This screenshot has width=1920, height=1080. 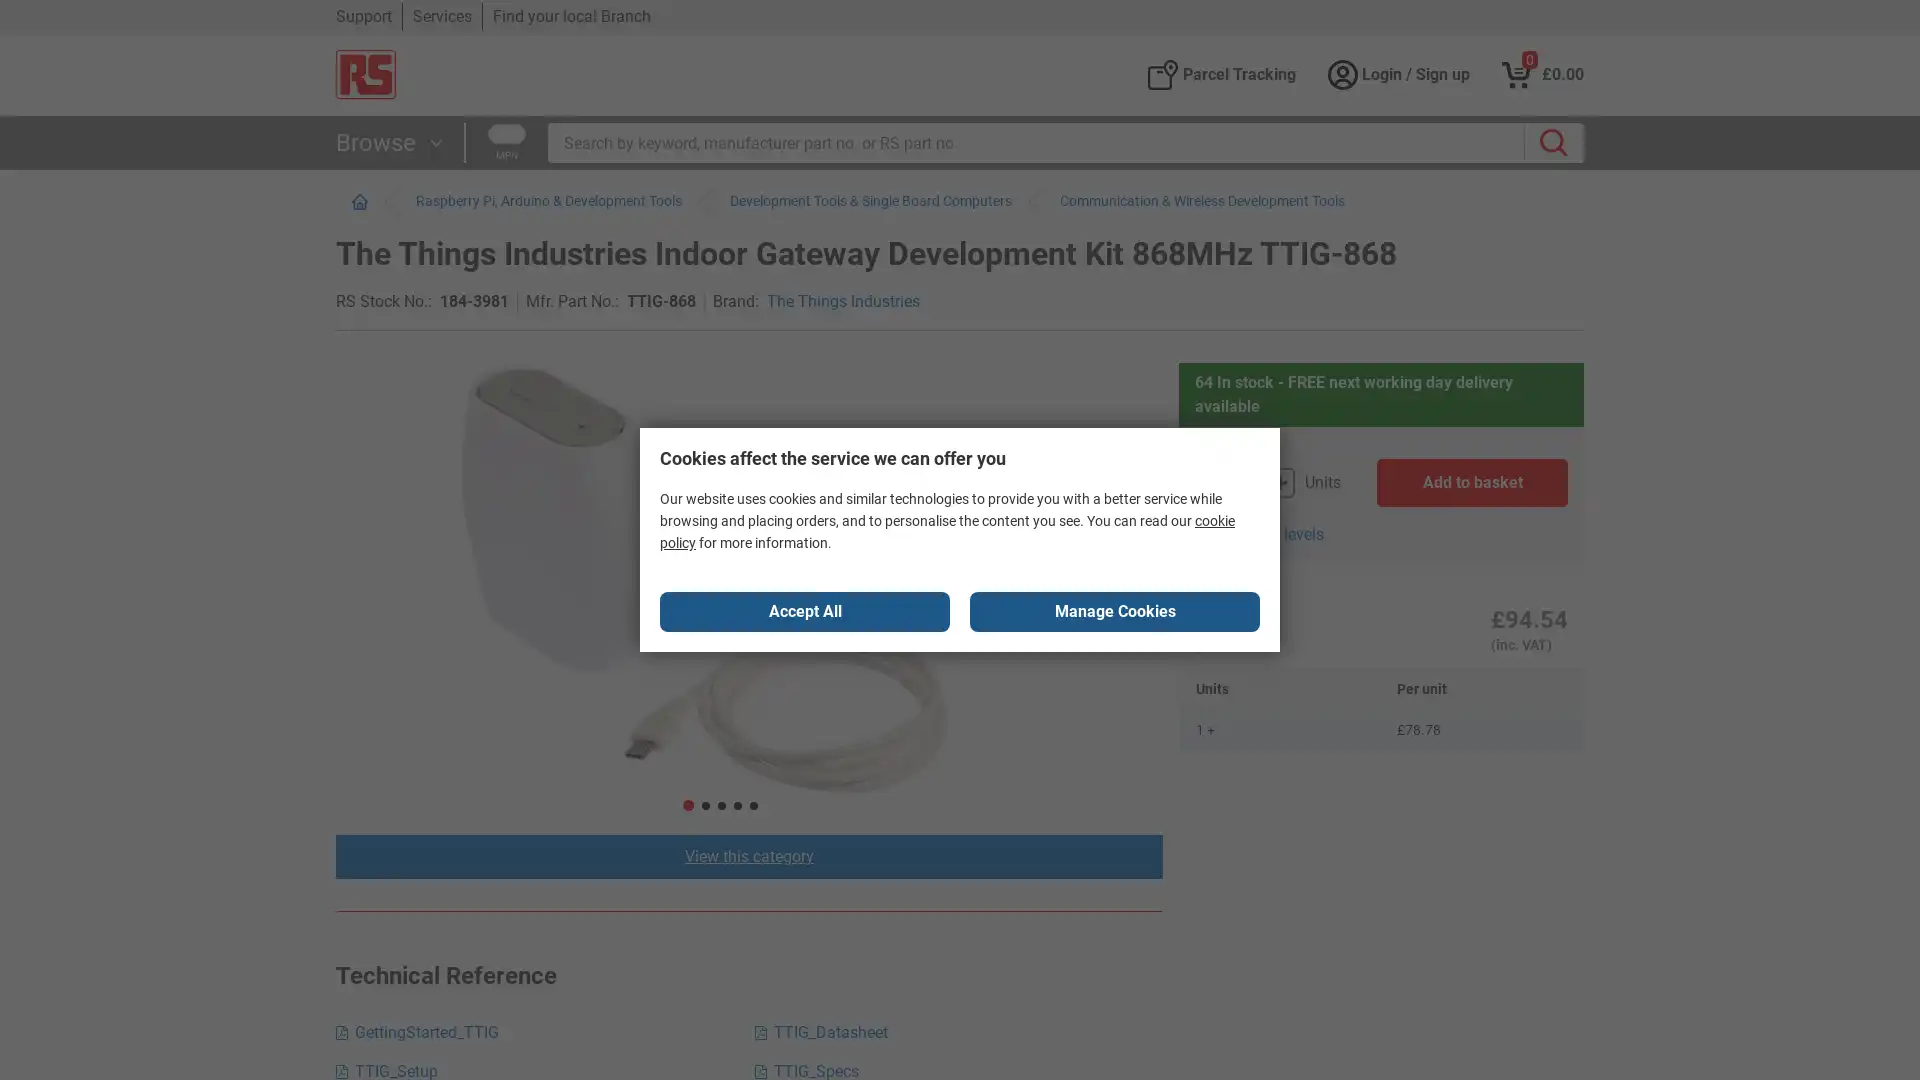 What do you see at coordinates (1472, 482) in the screenshot?
I see `Add to basket` at bounding box center [1472, 482].